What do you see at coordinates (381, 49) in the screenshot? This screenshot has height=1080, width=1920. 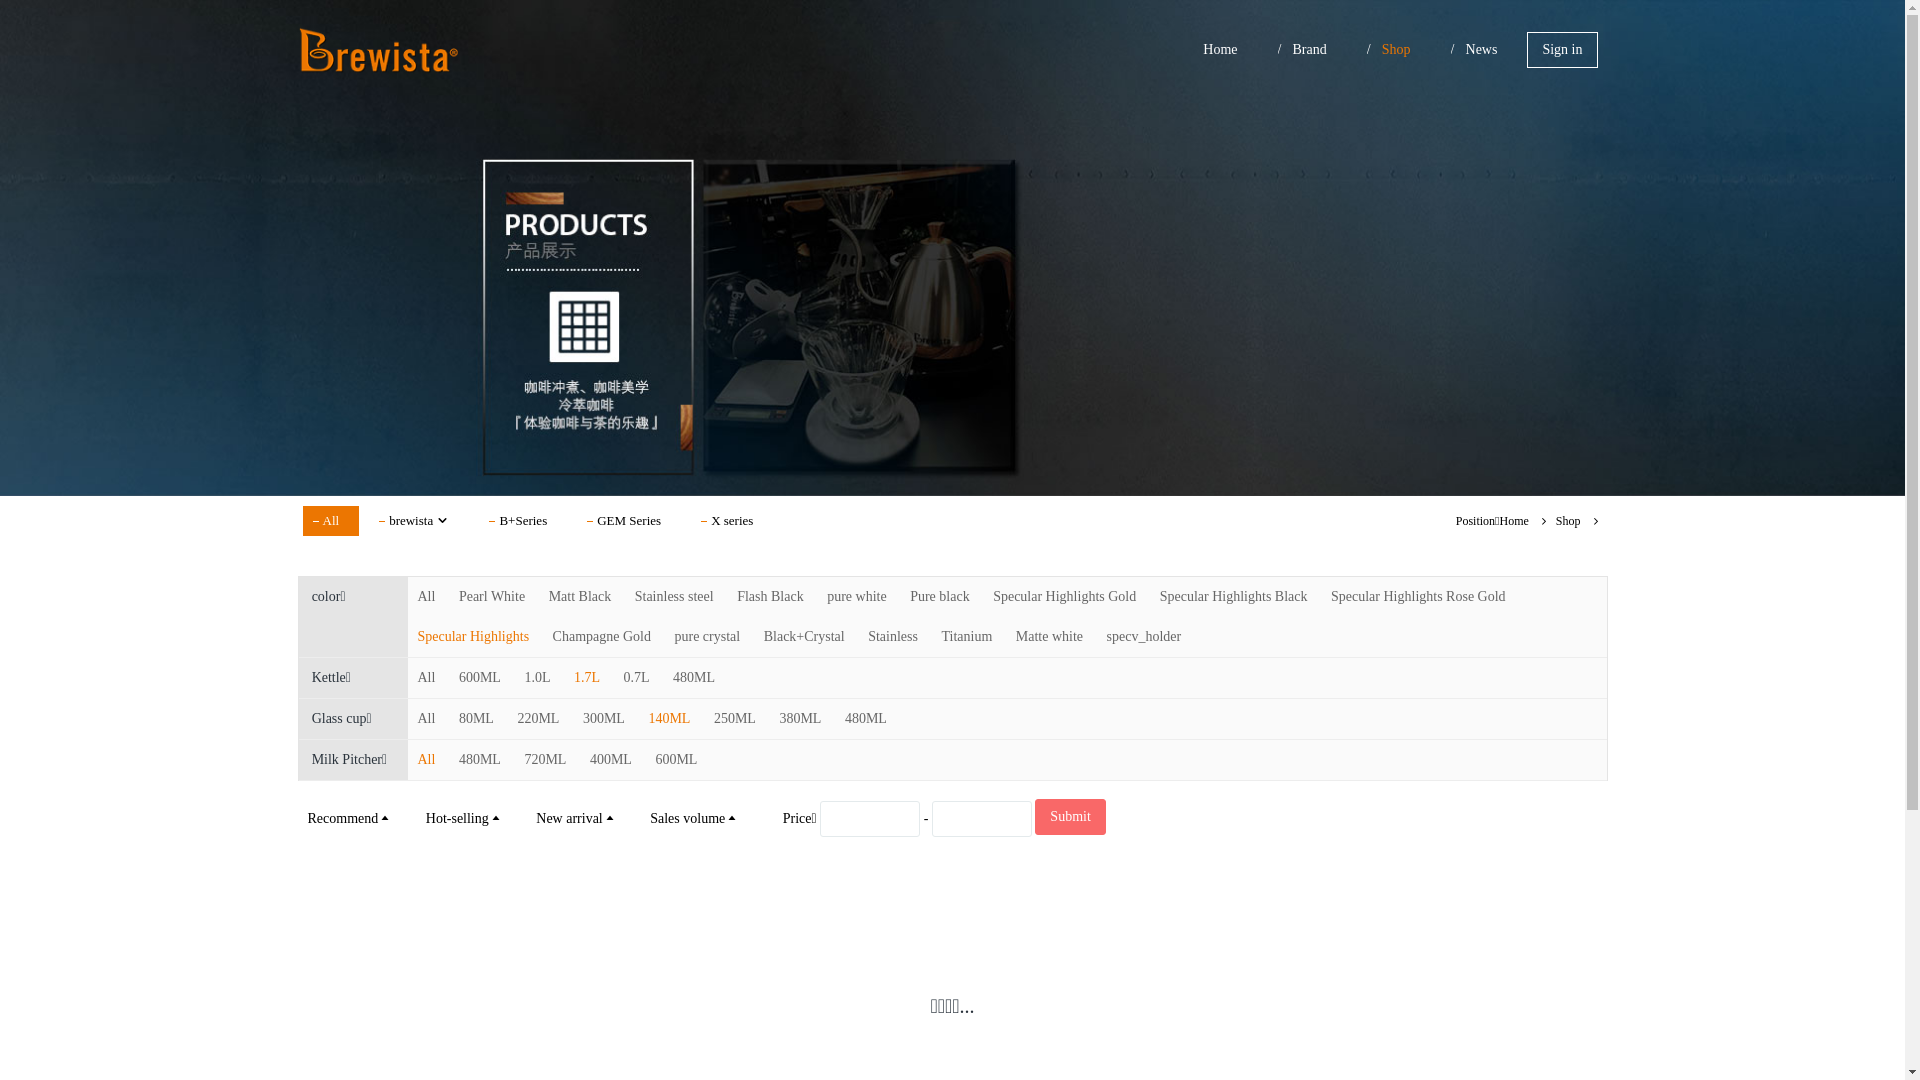 I see `'Brewista In Asia'` at bounding box center [381, 49].